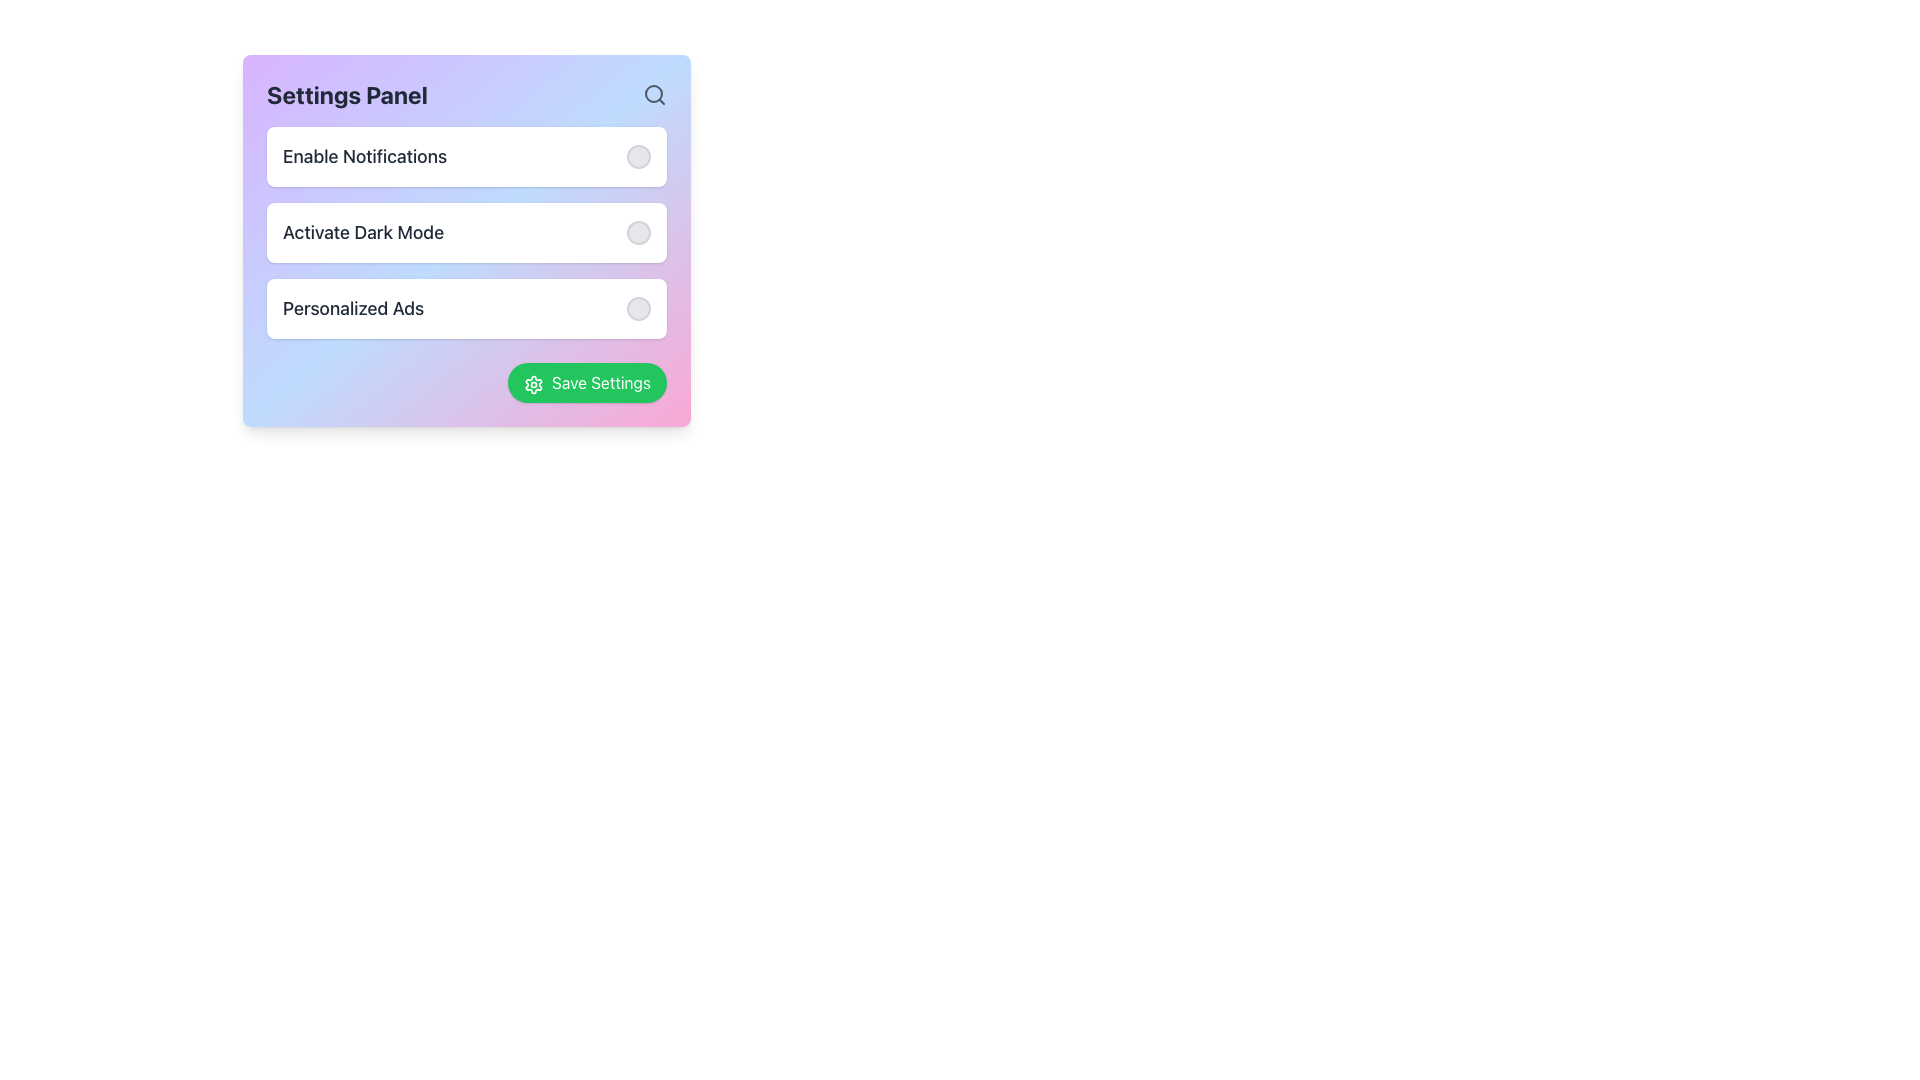 This screenshot has height=1080, width=1920. I want to click on on the circular toggle button for 'Activate Dark Mode', which is located, so click(637, 231).